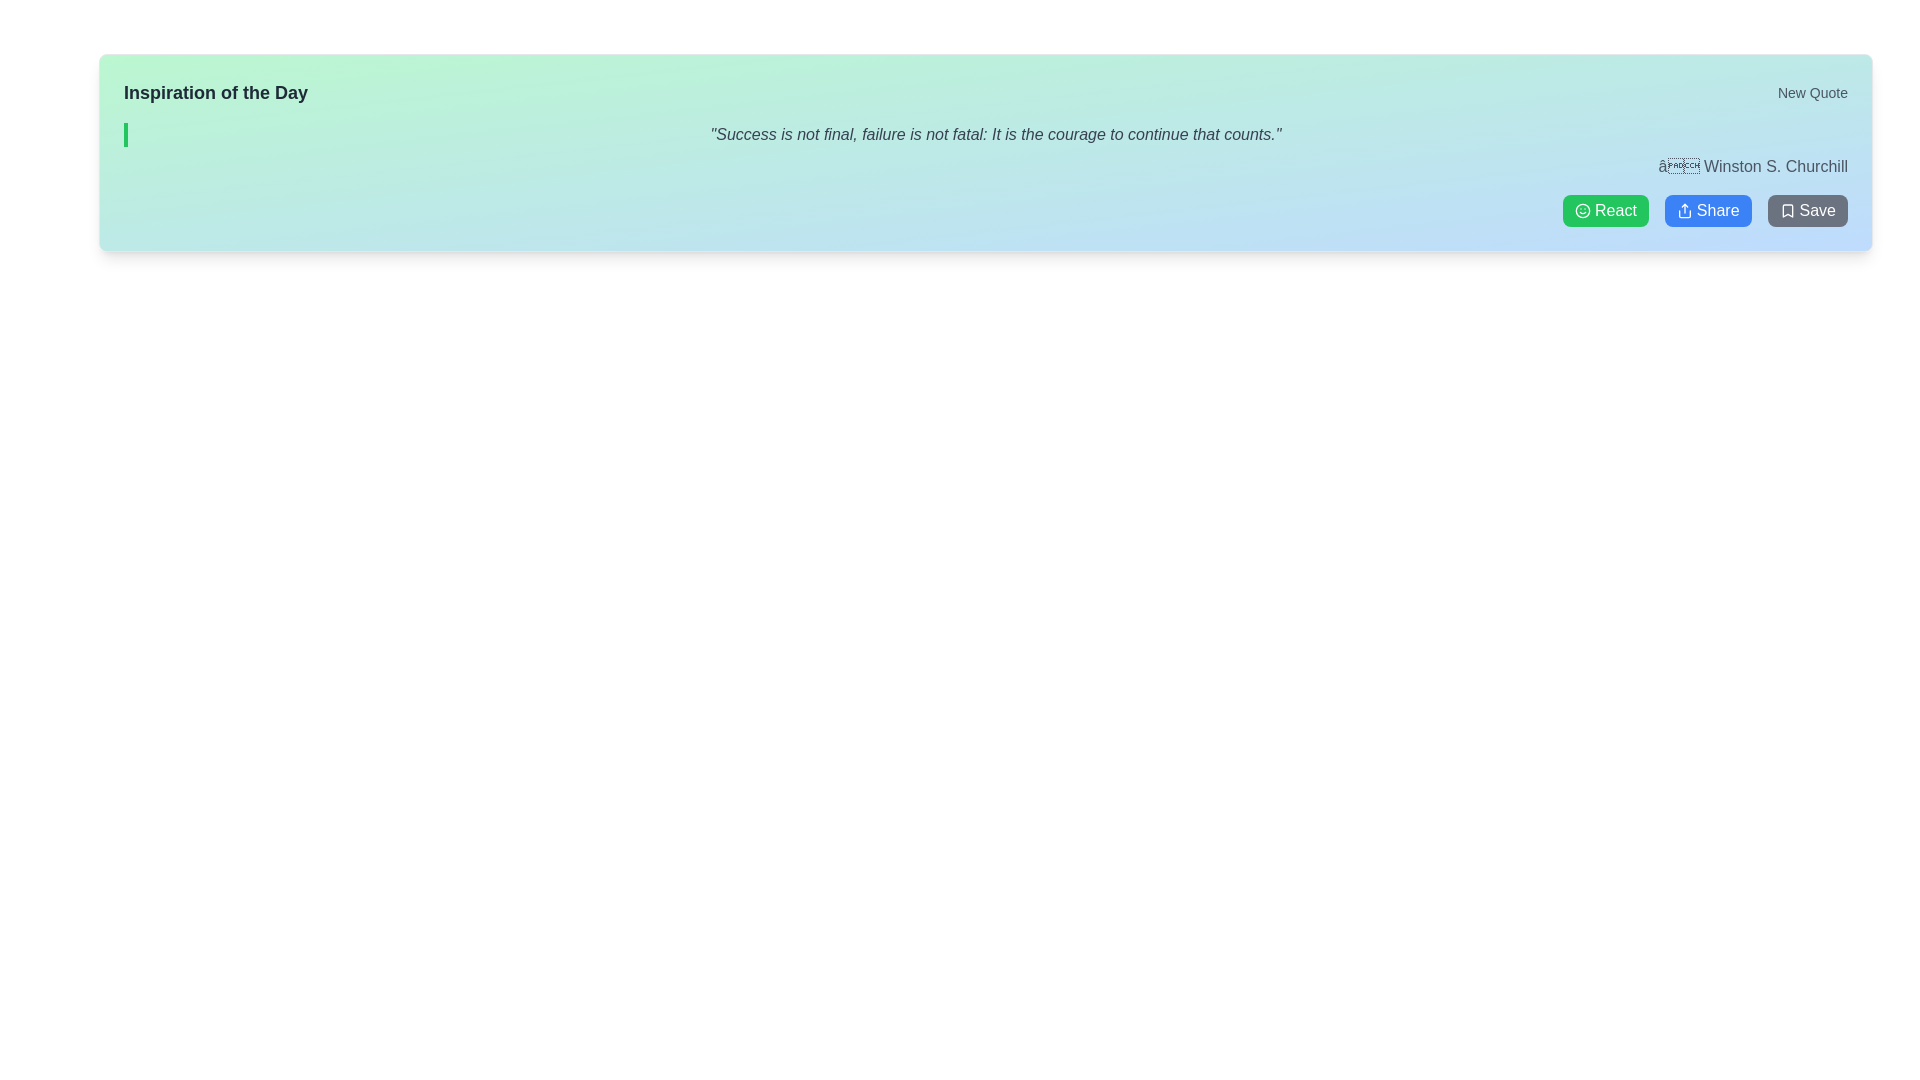 This screenshot has width=1920, height=1080. Describe the element at coordinates (1615, 211) in the screenshot. I see `the text label 'React' inside the rounded rectangular button with a smiling face icon, which is styled with white text on a green background` at that location.